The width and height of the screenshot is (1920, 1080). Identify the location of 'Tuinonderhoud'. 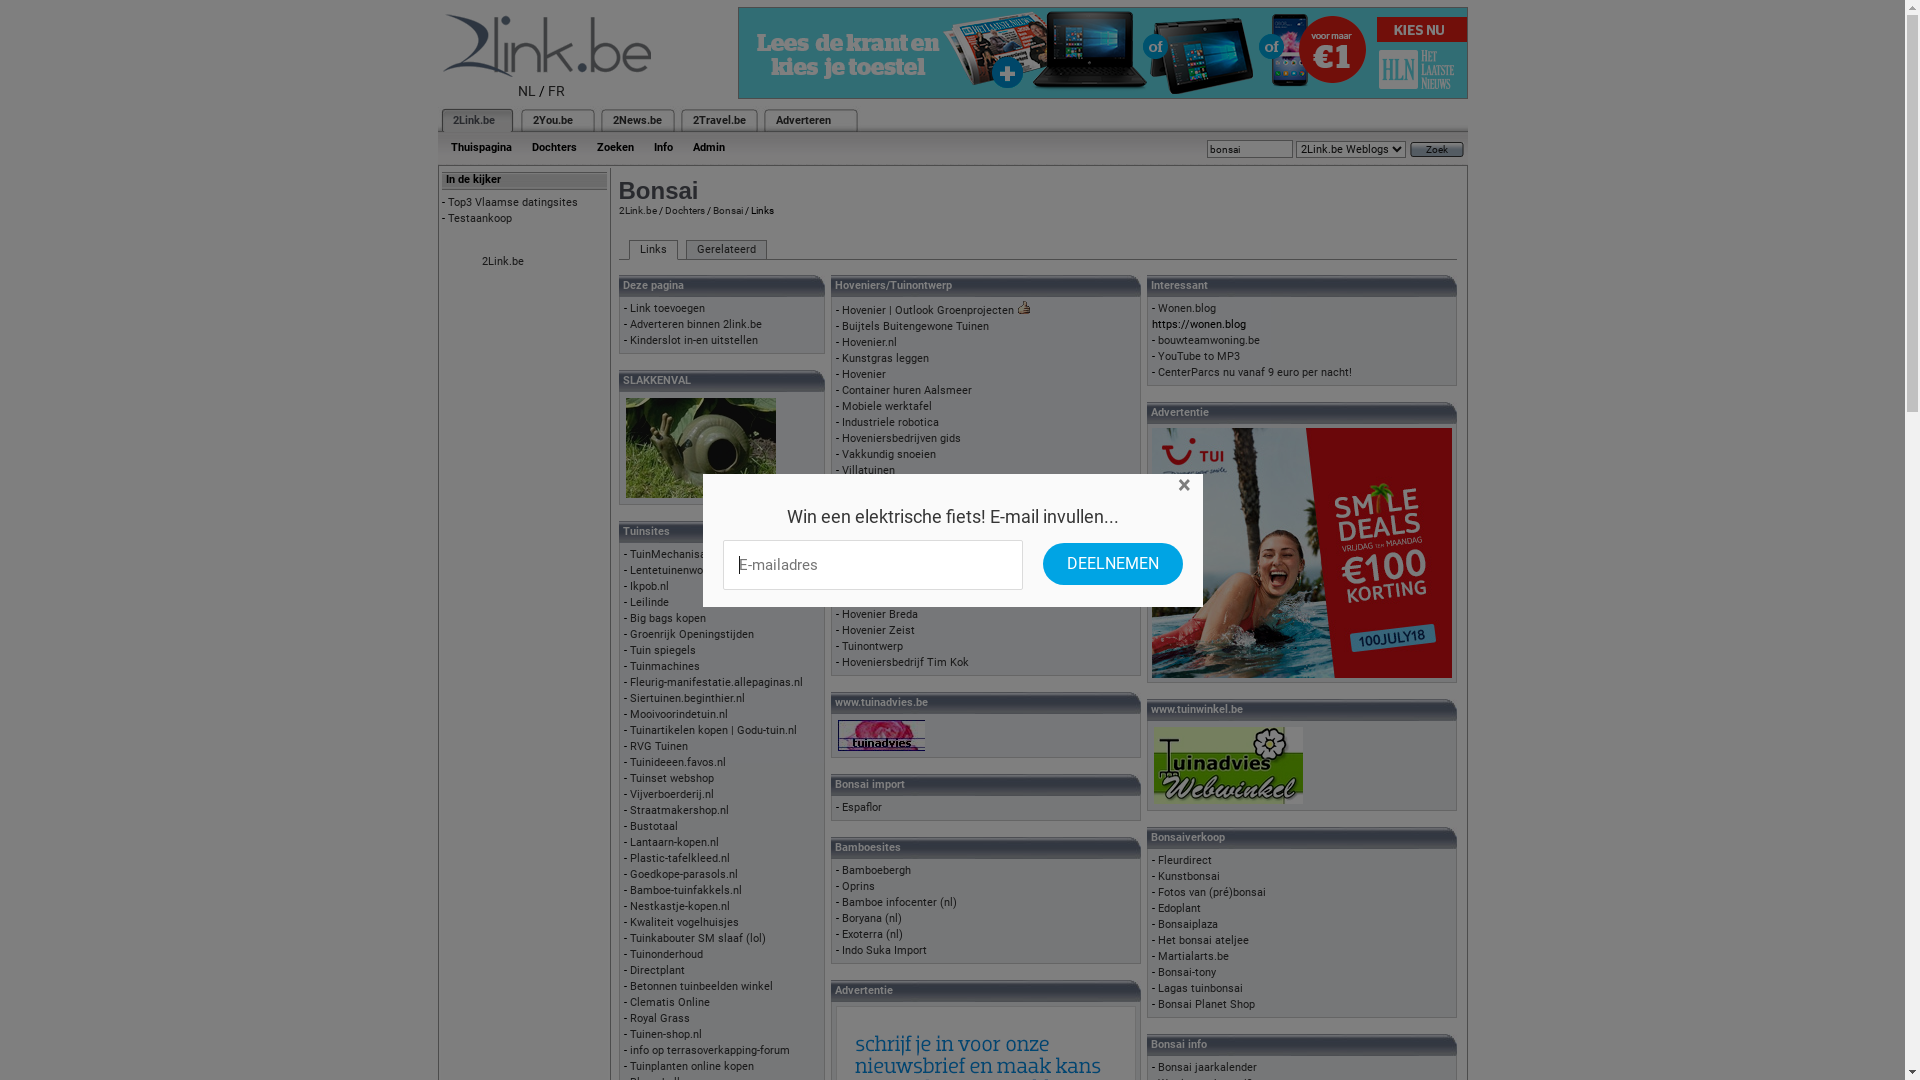
(628, 953).